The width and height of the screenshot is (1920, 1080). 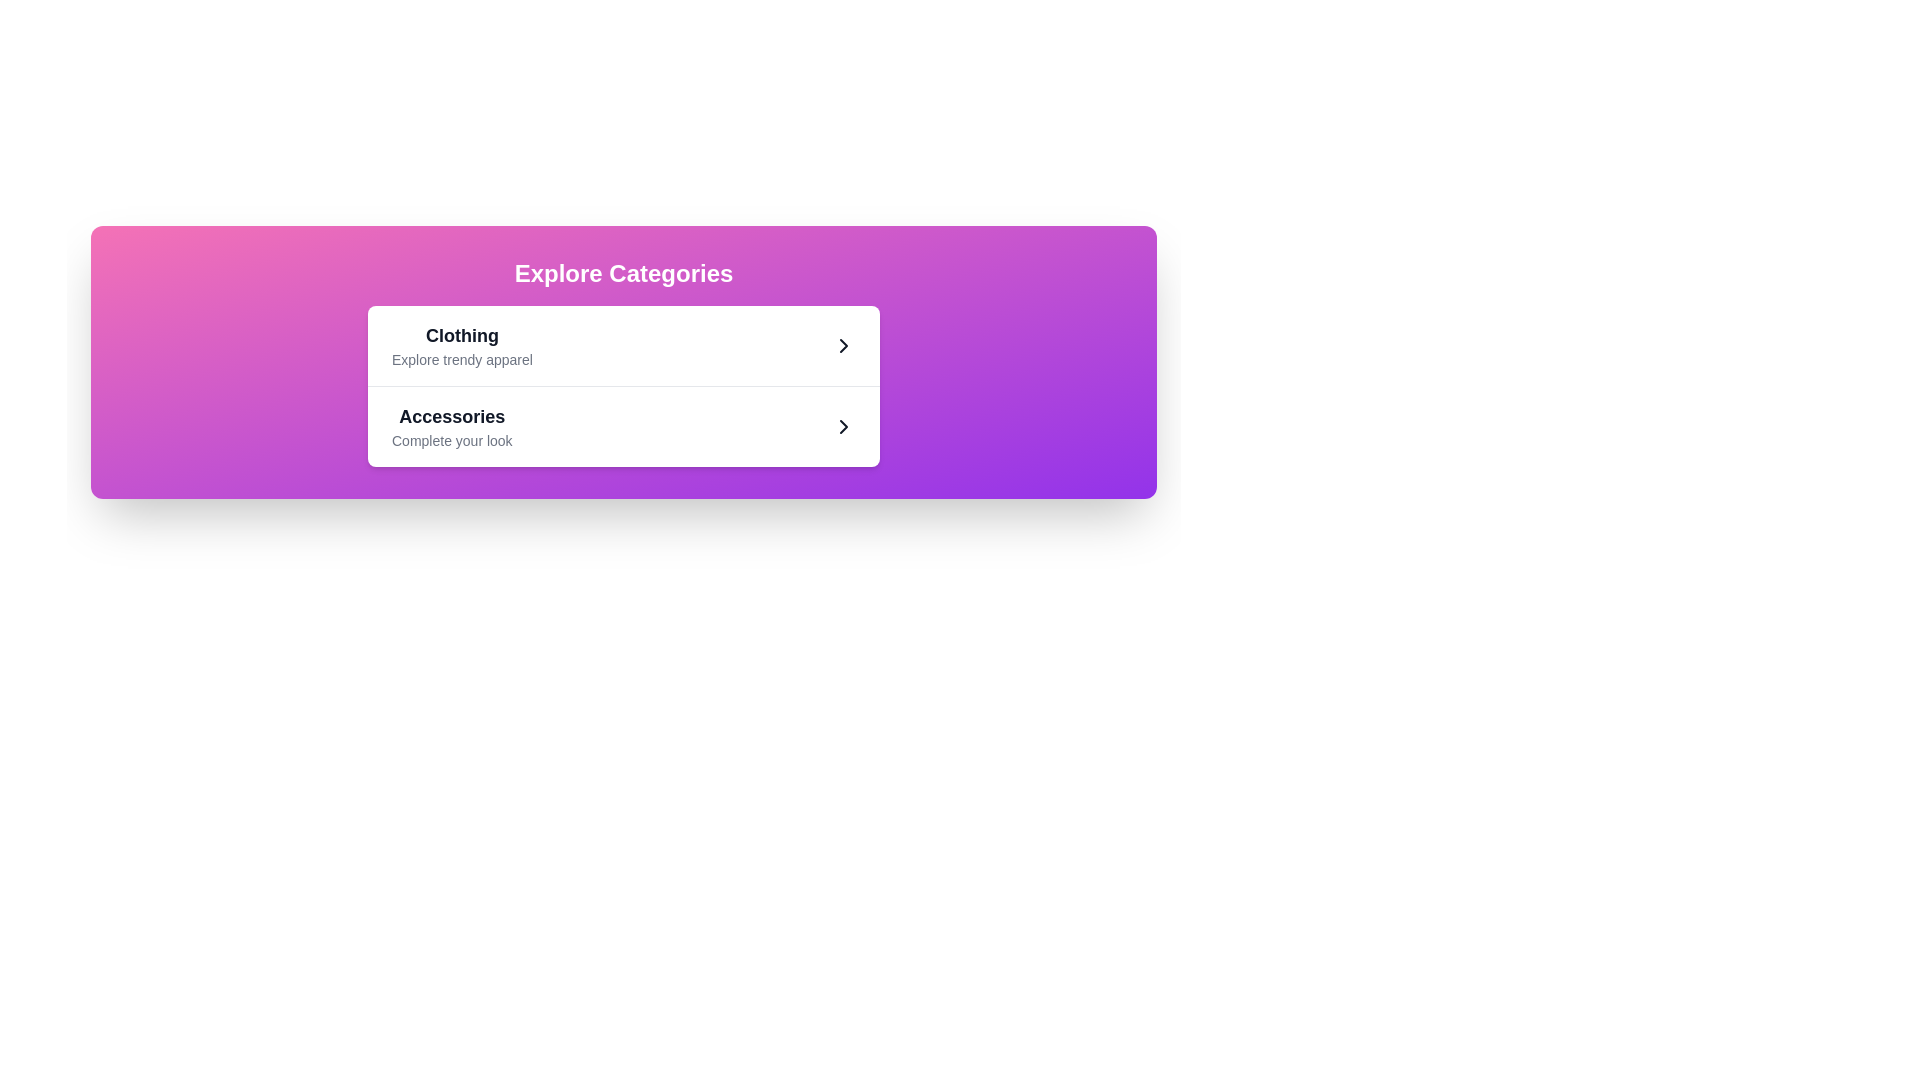 What do you see at coordinates (844, 426) in the screenshot?
I see `the right-facing arrow icon located in the second option of the horizontal list under 'Explore Categories'` at bounding box center [844, 426].